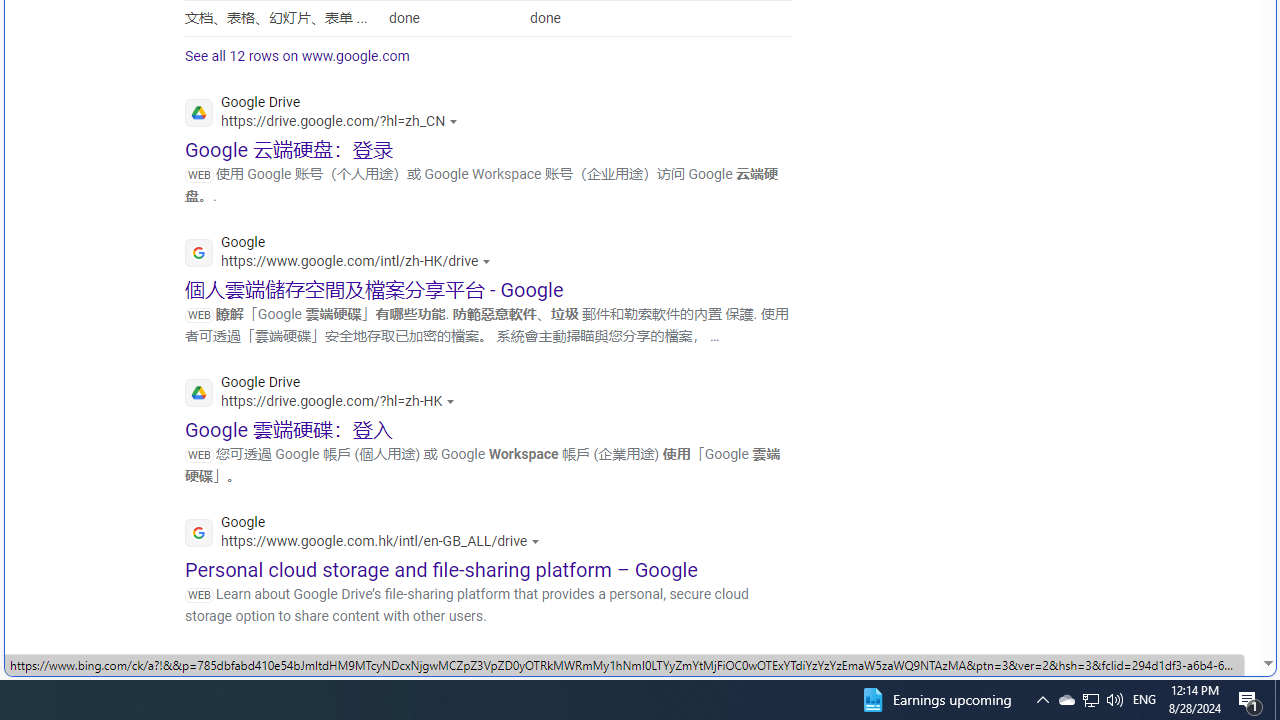 This screenshot has width=1280, height=720. I want to click on 'Google', so click(368, 533).